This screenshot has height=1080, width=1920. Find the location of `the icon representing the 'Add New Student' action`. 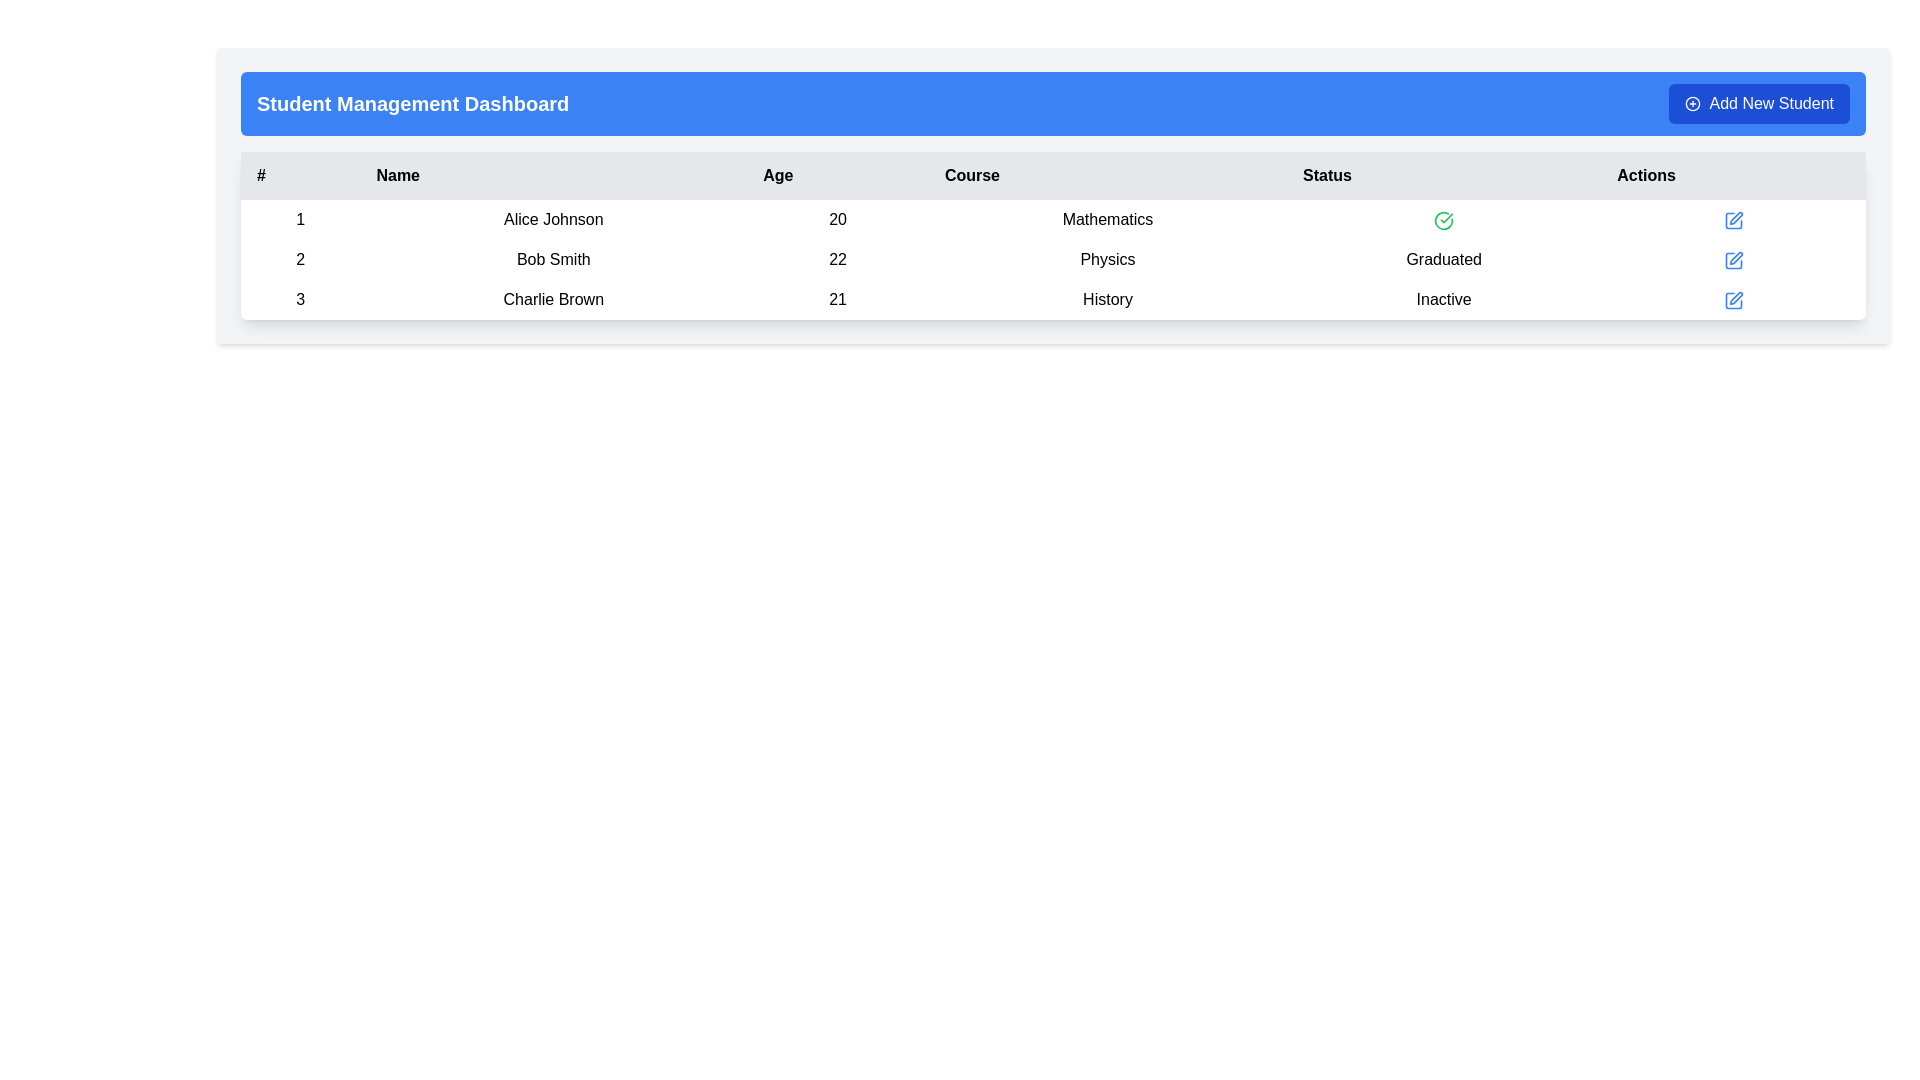

the icon representing the 'Add New Student' action is located at coordinates (1692, 104).